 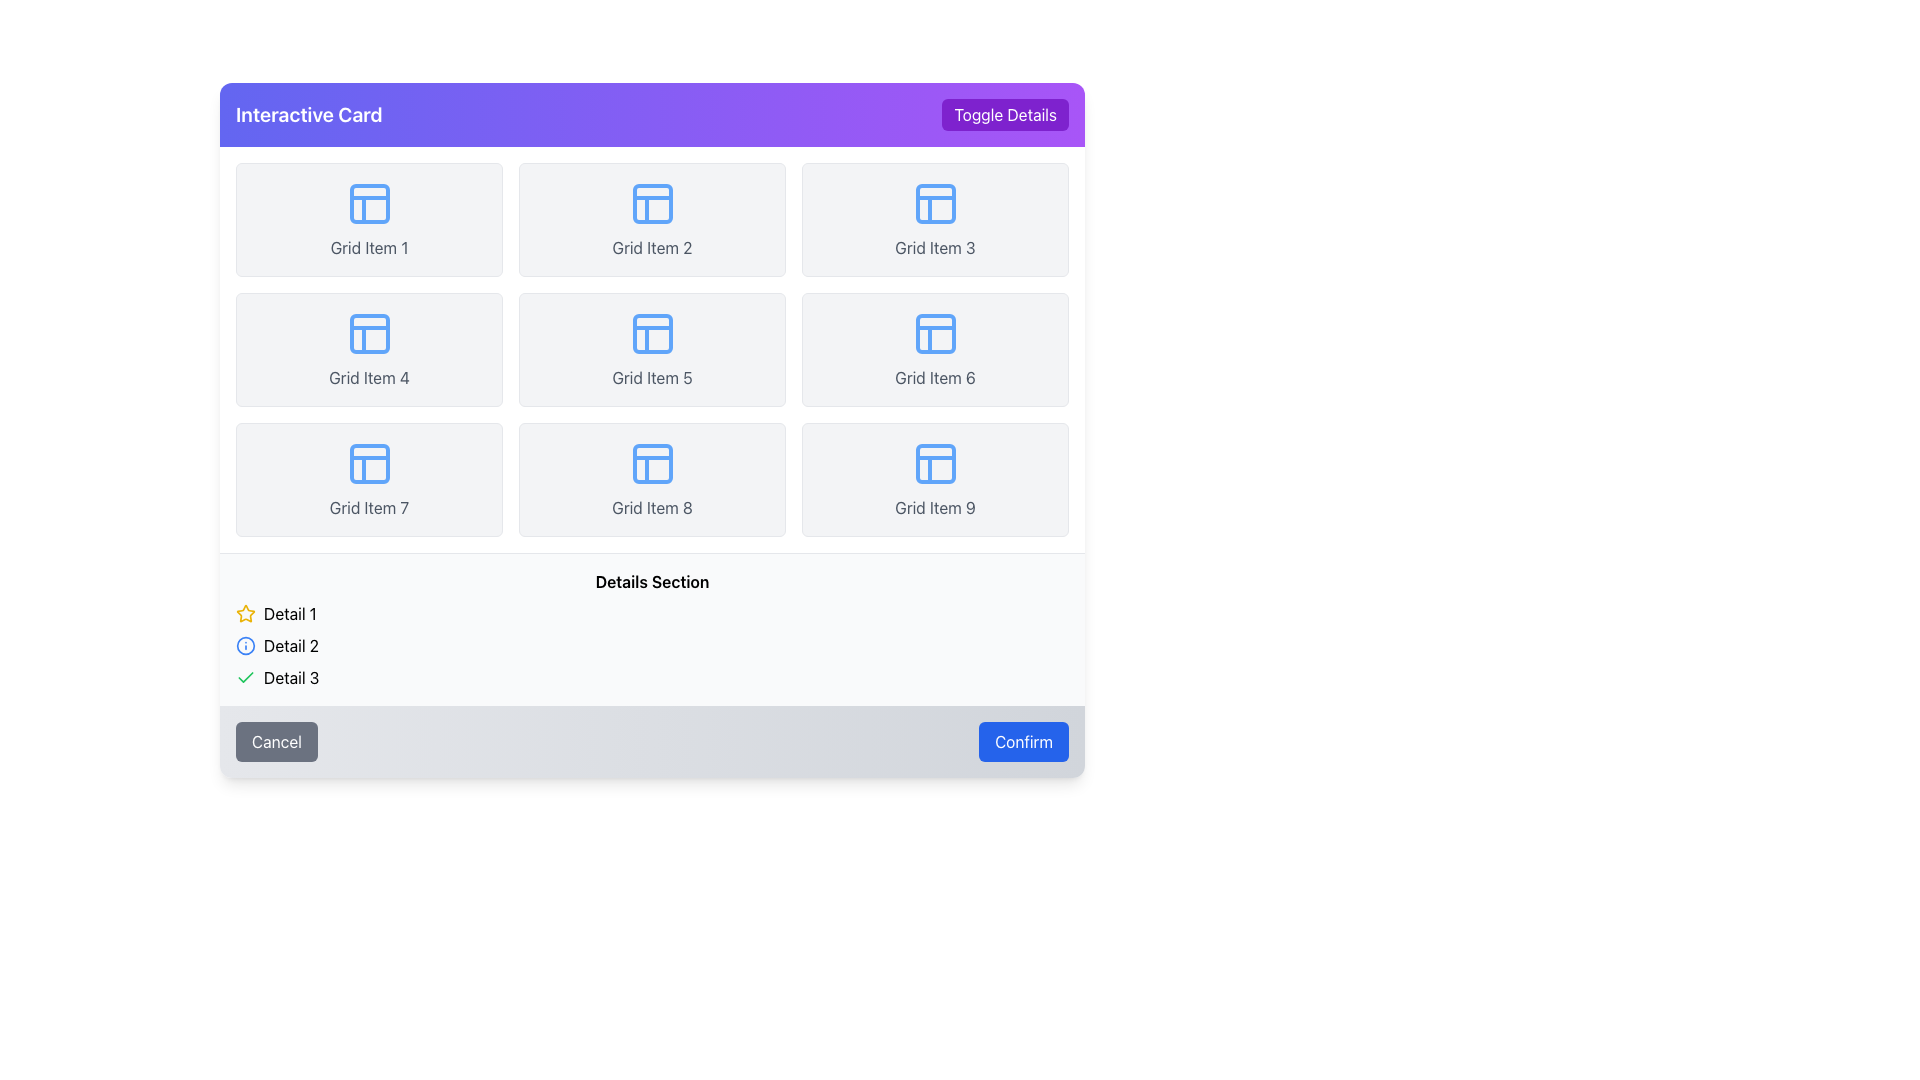 I want to click on the top-left portion of the graphical icon representing Grid Item 1, which indicates a layout structure, so click(x=369, y=204).